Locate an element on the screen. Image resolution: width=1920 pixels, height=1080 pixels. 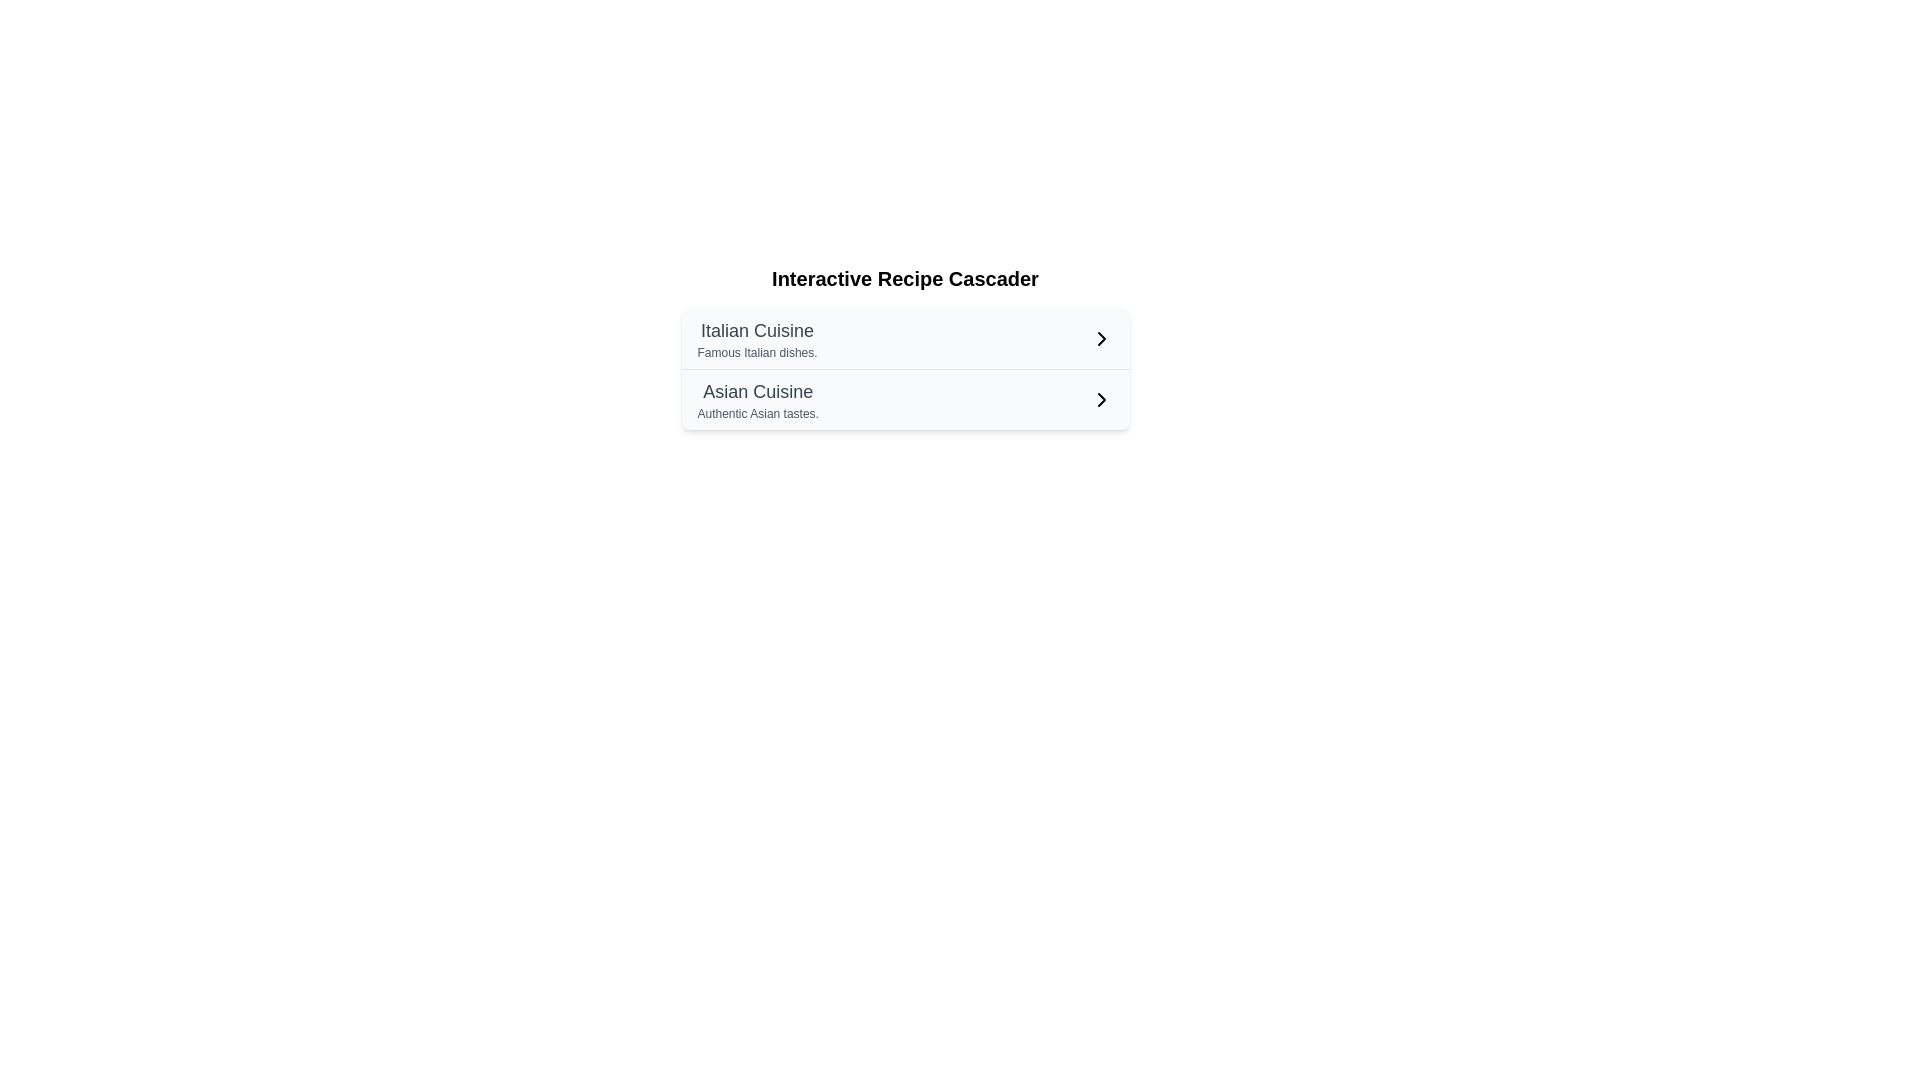
the chevron arrow icon pointing to the right, located next to the 'Asian Cuisine' text, to proceed to the Asian Cuisine submenu is located at coordinates (1100, 400).